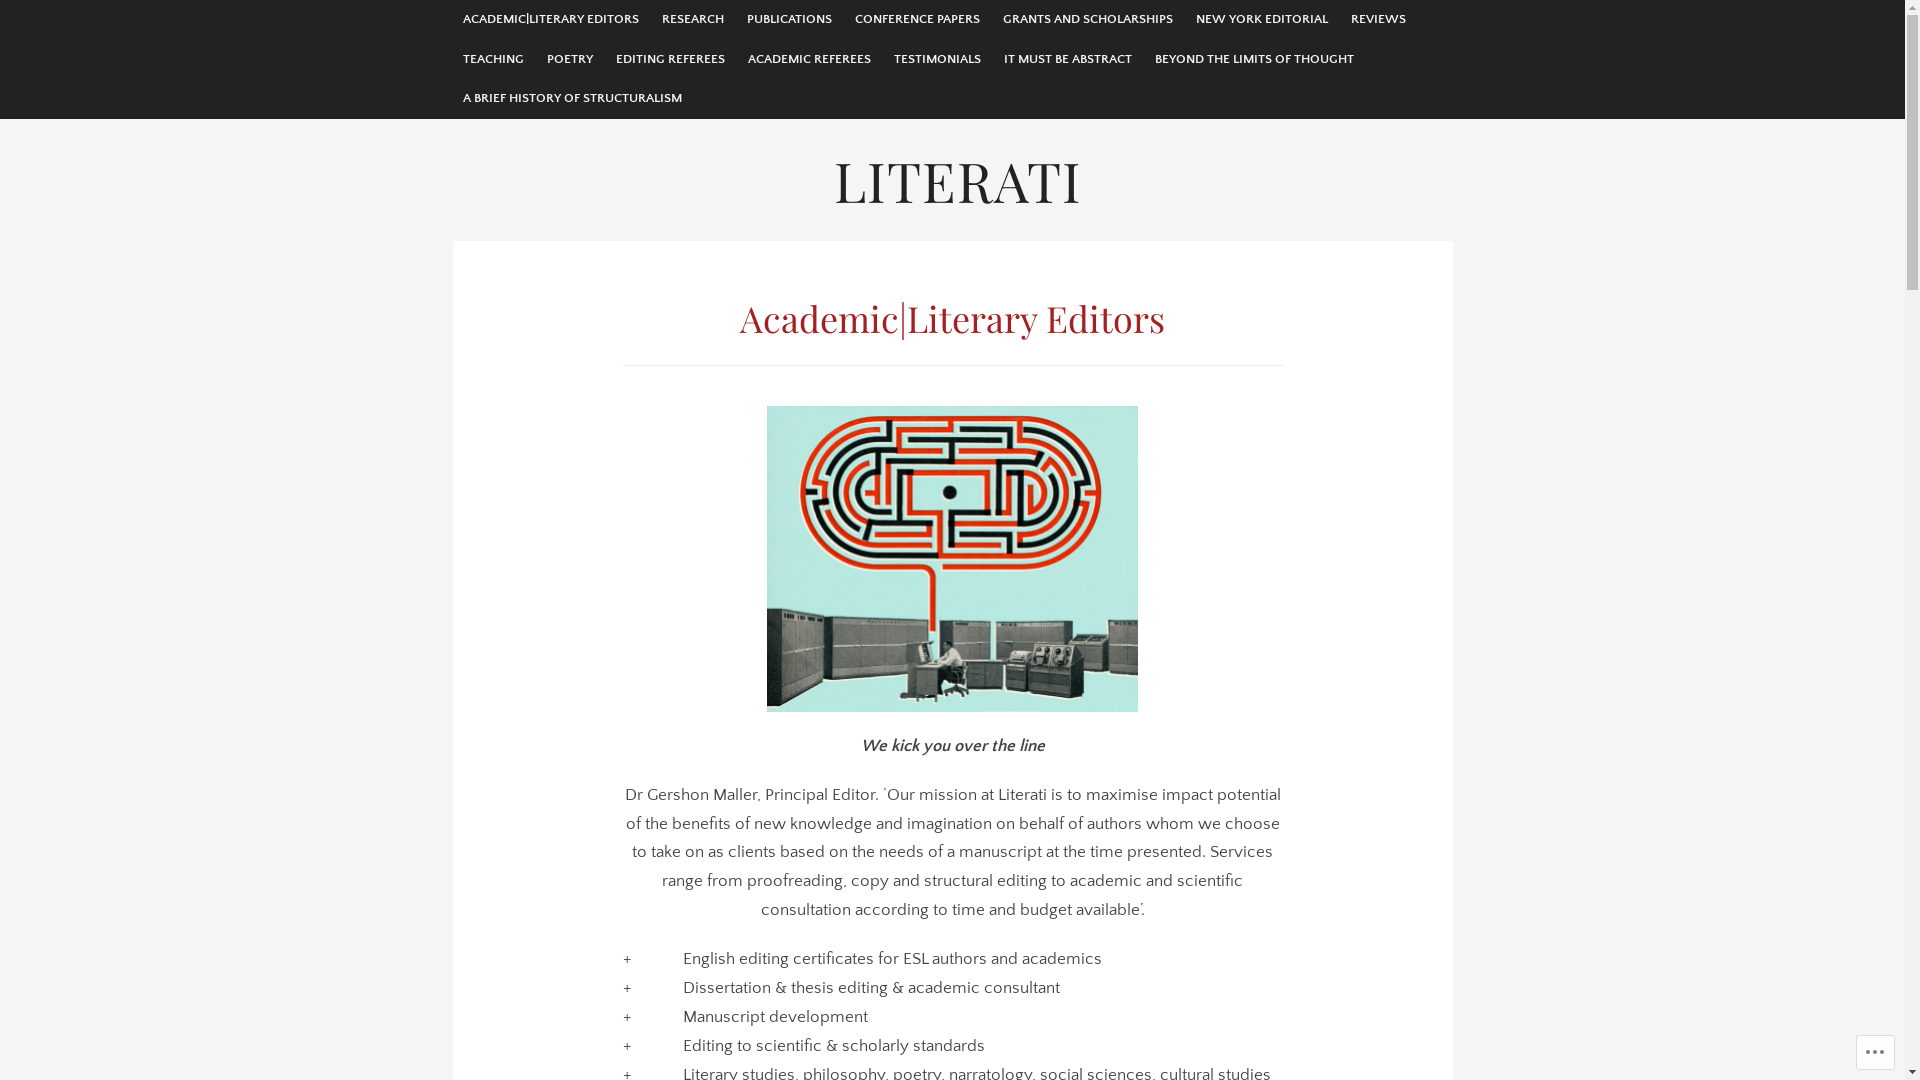 This screenshot has width=1920, height=1080. I want to click on 'TEACHING', so click(492, 59).